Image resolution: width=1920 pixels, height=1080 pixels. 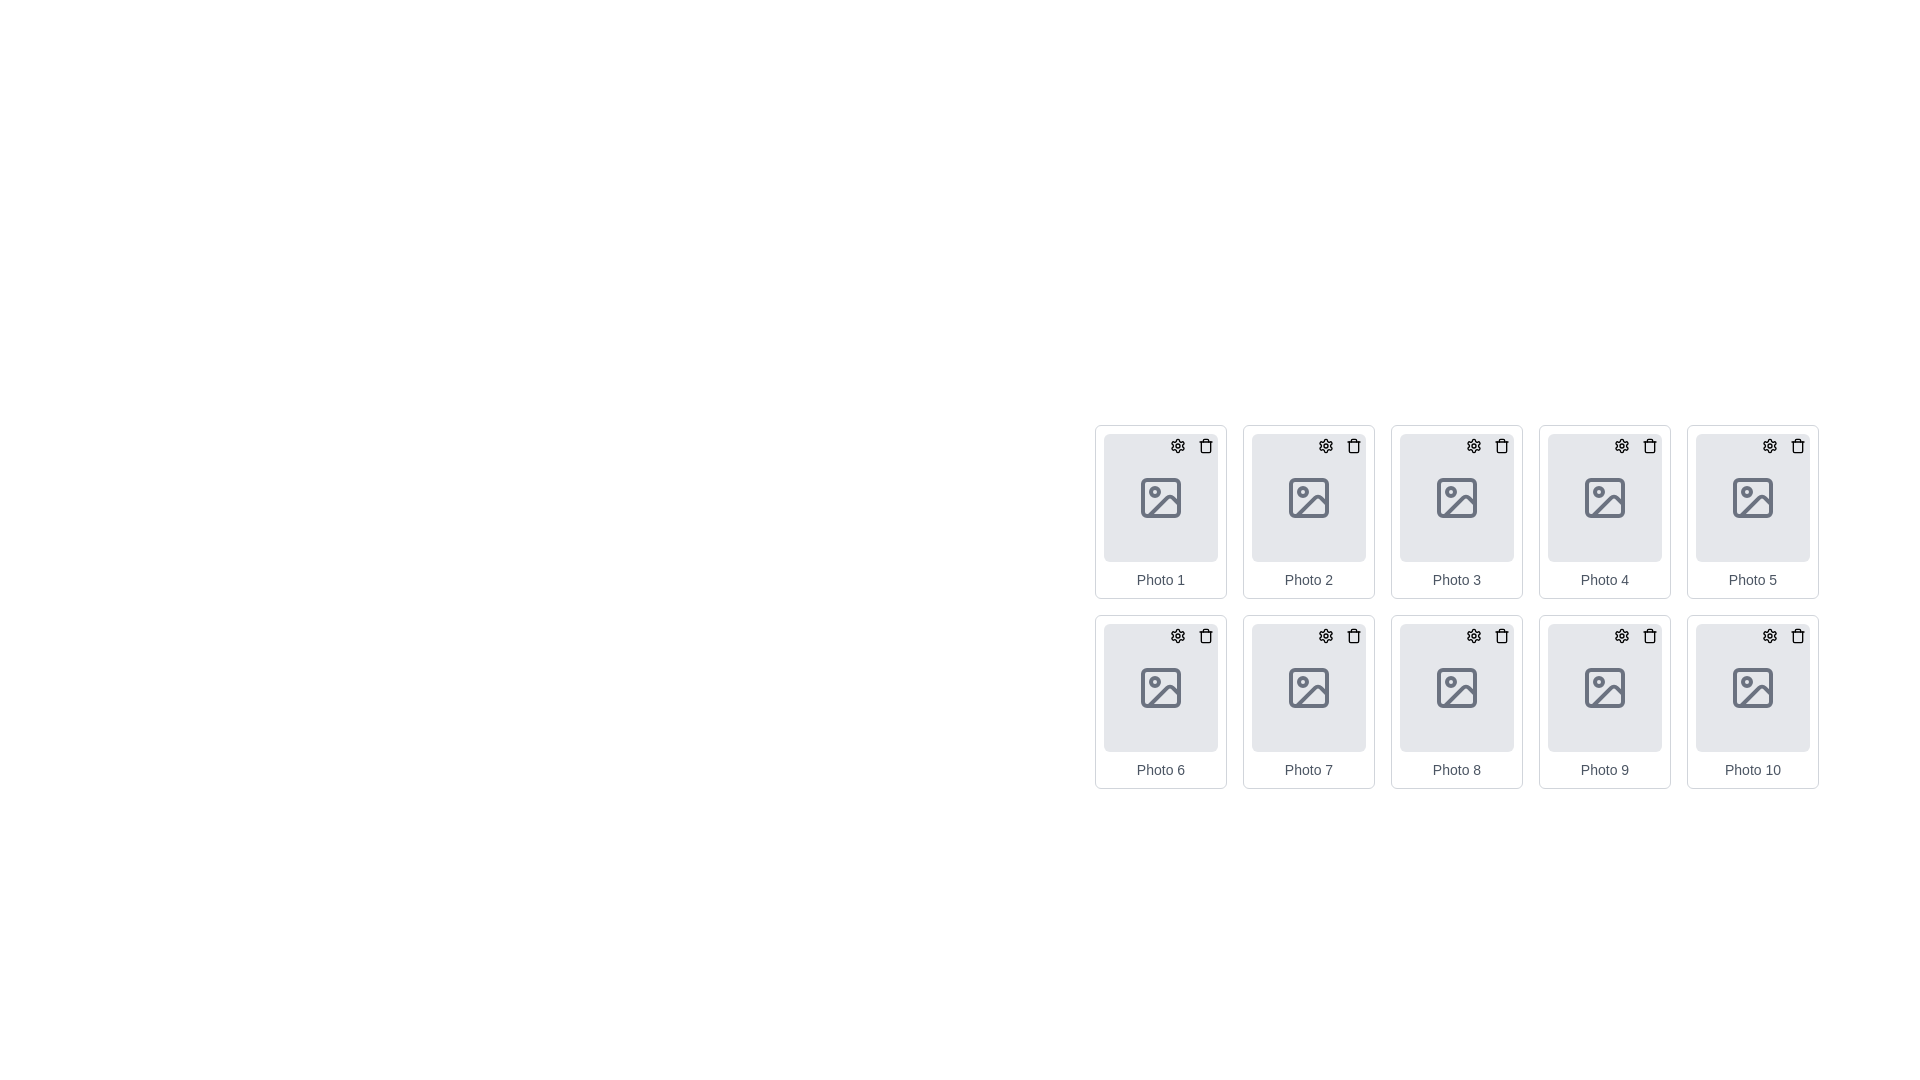 What do you see at coordinates (1161, 496) in the screenshot?
I see `the Decorative Frame located in the top-left corner of the first photo frame in the grid labeled 'Photo 1'` at bounding box center [1161, 496].